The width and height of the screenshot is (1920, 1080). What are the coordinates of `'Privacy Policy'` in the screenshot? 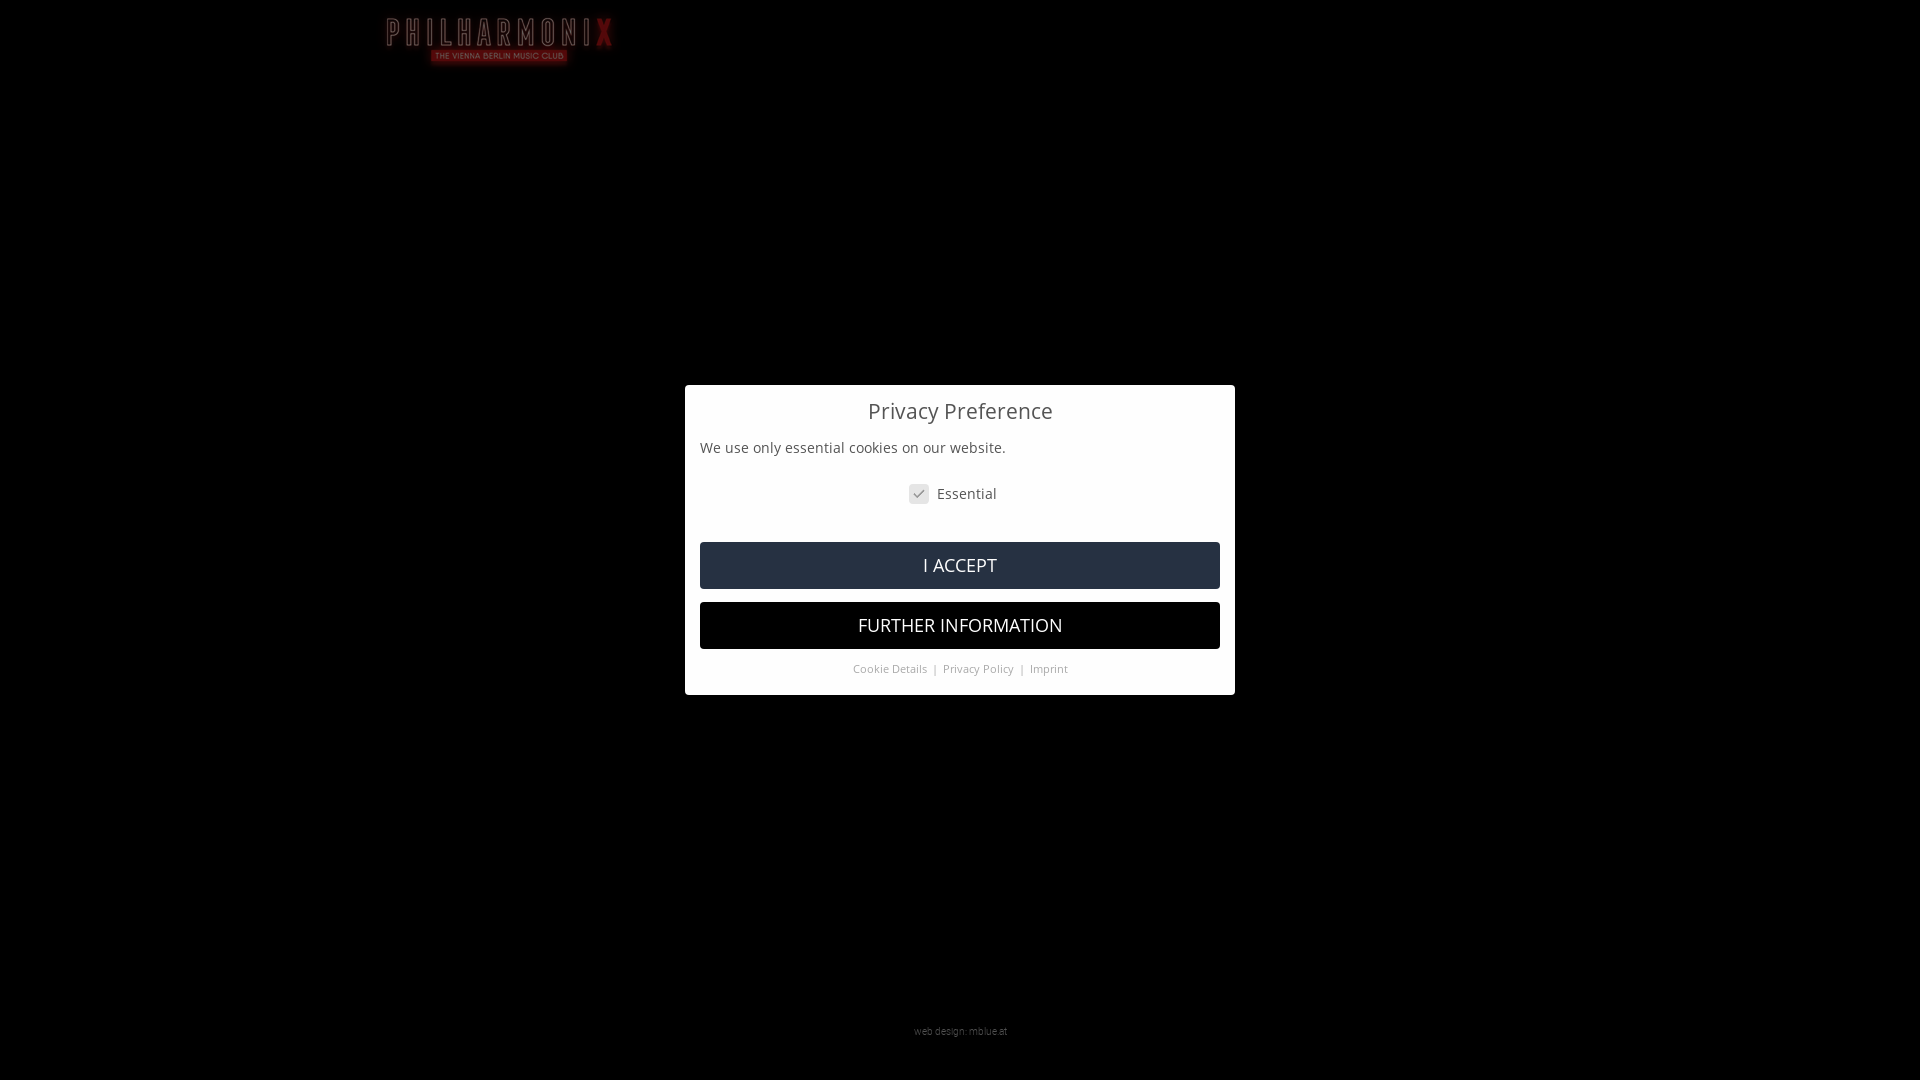 It's located at (940, 668).